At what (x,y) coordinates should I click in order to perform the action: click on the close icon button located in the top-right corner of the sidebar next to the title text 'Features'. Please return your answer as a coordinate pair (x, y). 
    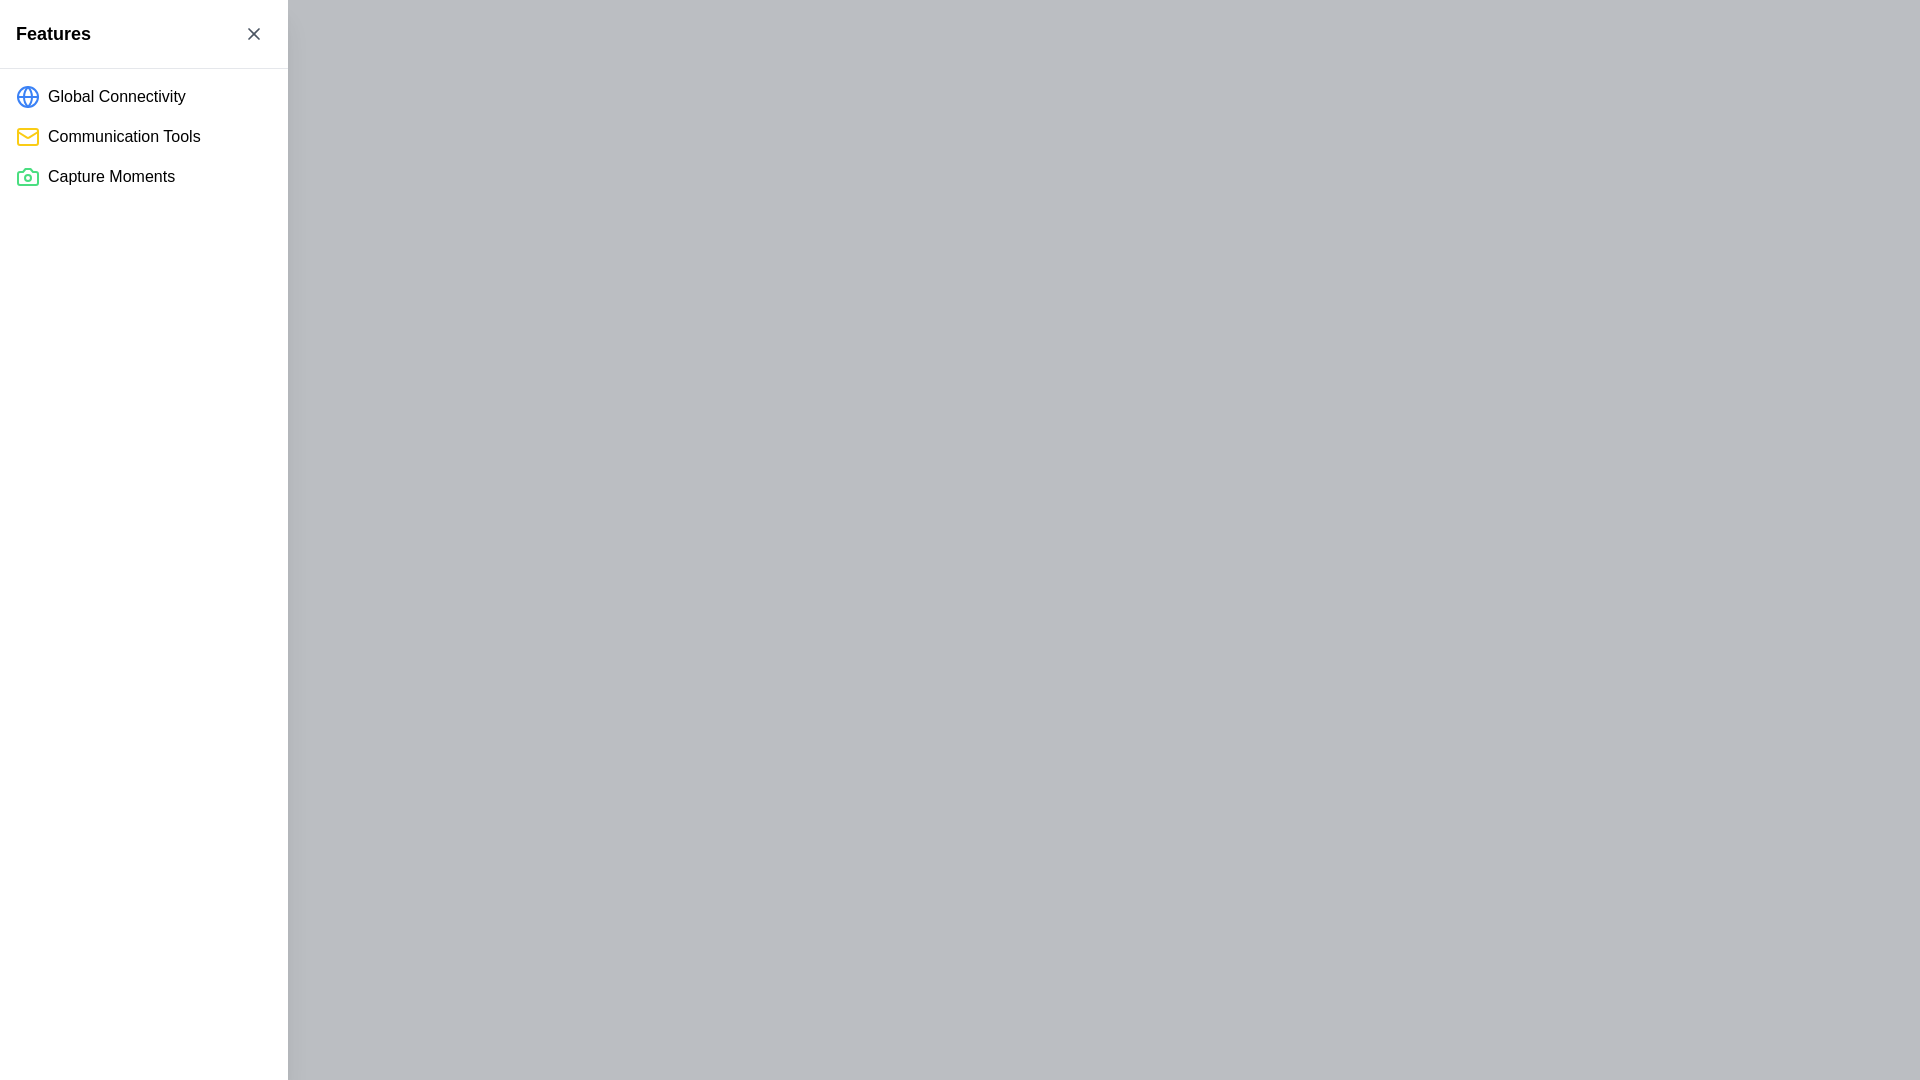
    Looking at the image, I should click on (253, 34).